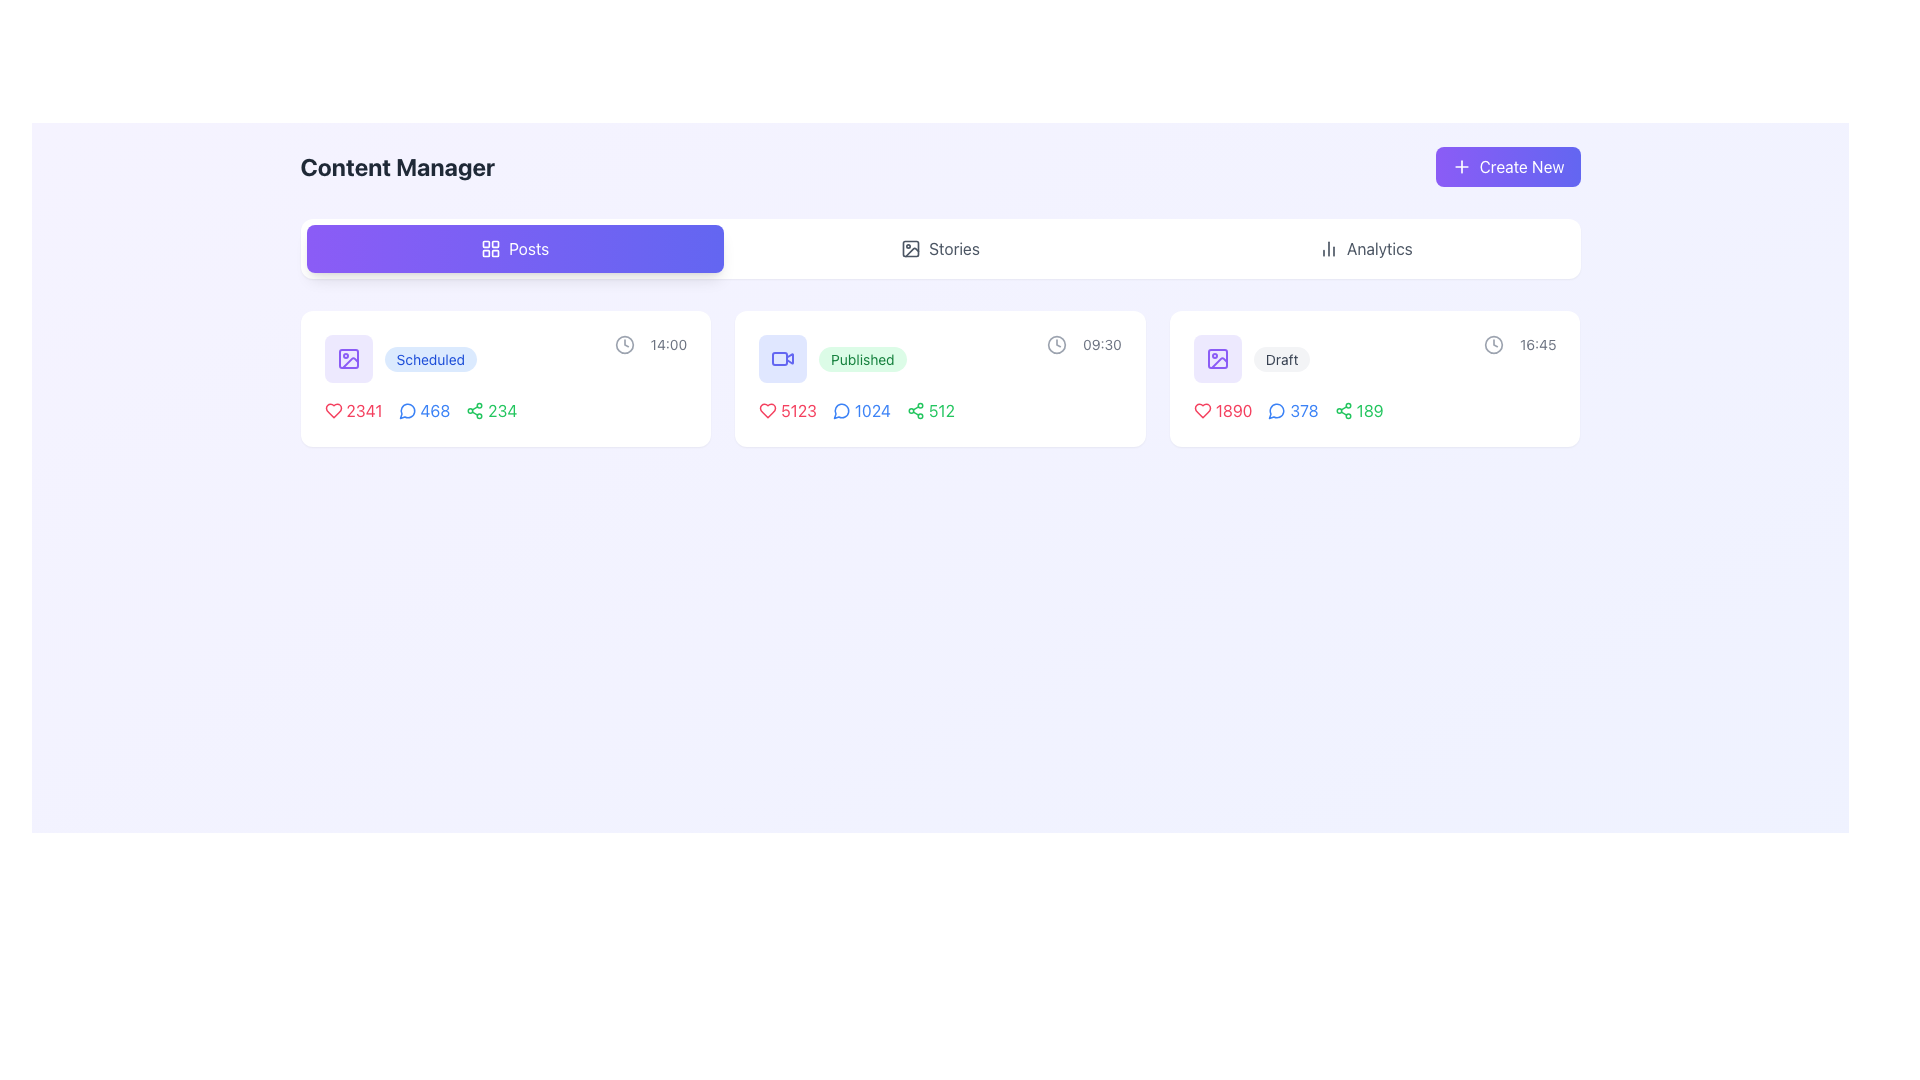 Image resolution: width=1920 pixels, height=1080 pixels. Describe the element at coordinates (1276, 410) in the screenshot. I see `the comment count icon represented within the speech bubble of the interaction counter on the bottom left of the content card` at that location.